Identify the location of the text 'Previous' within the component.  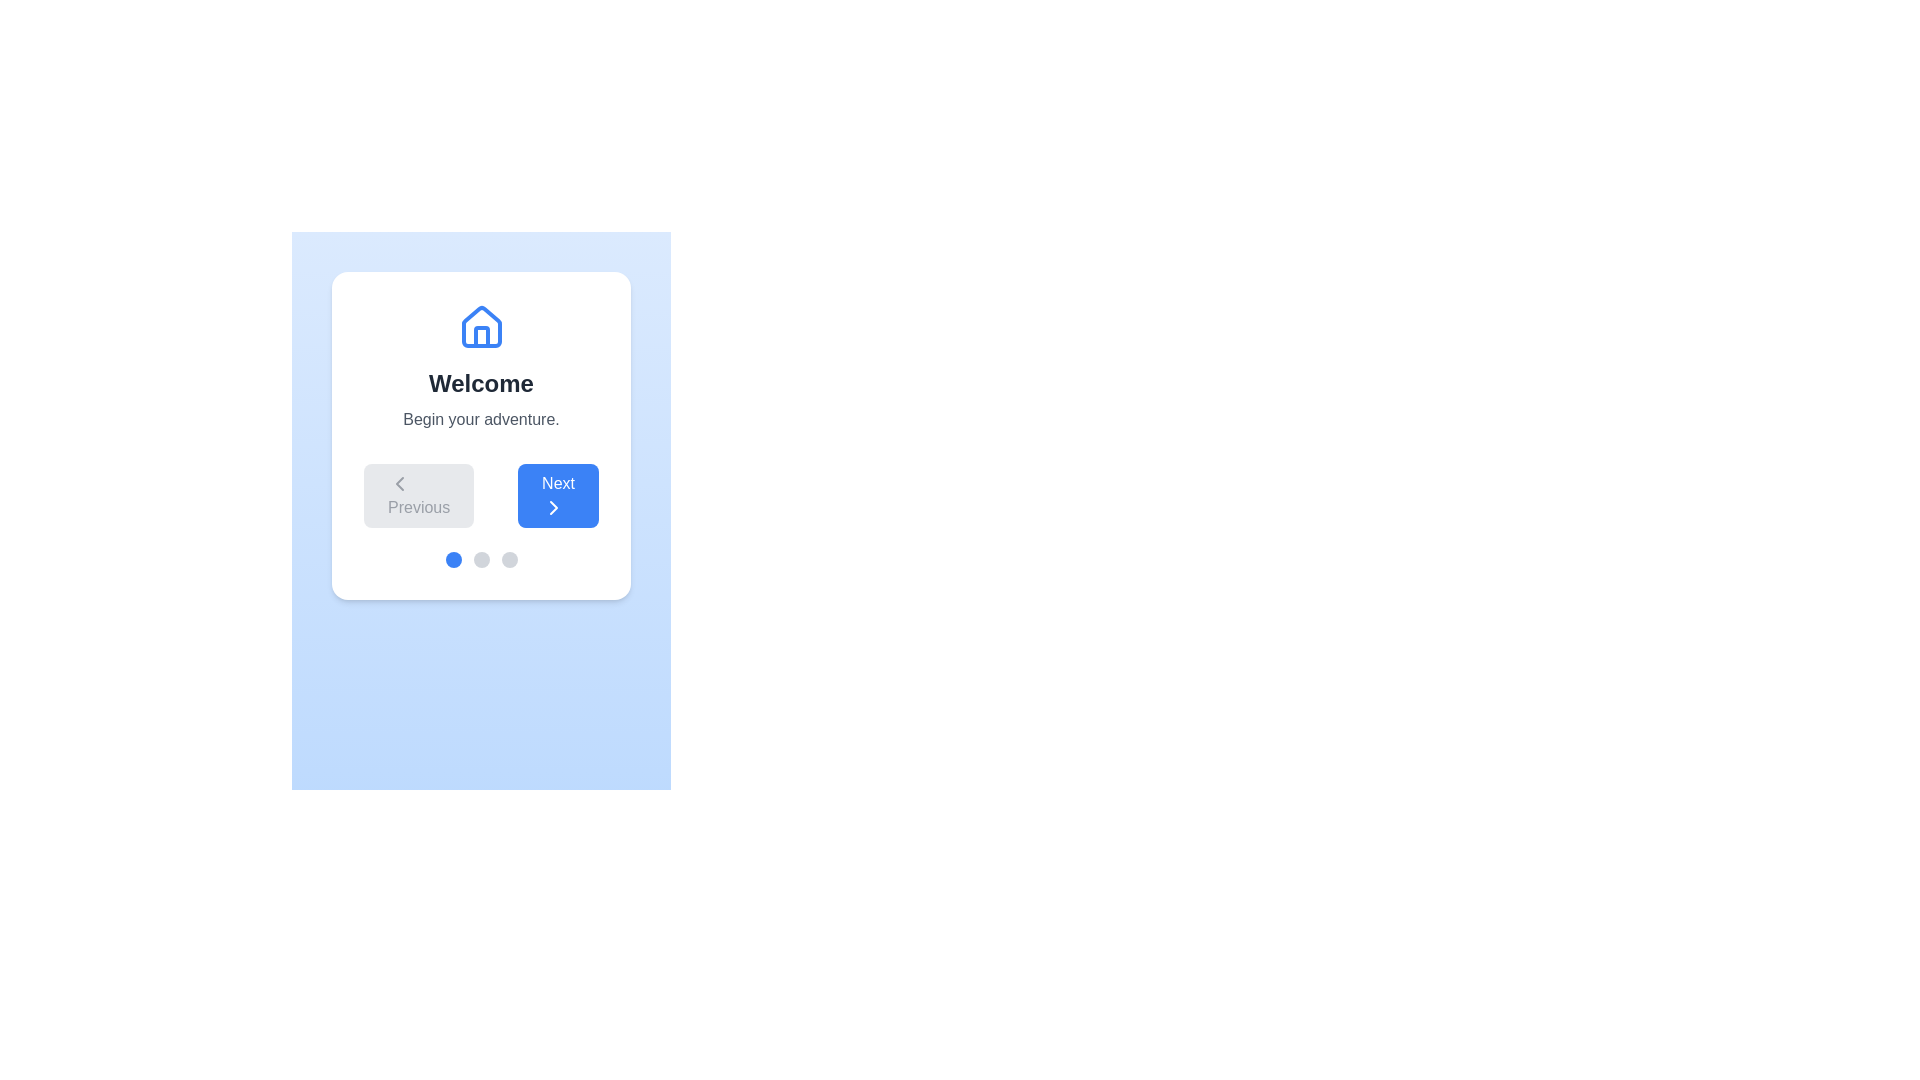
(418, 495).